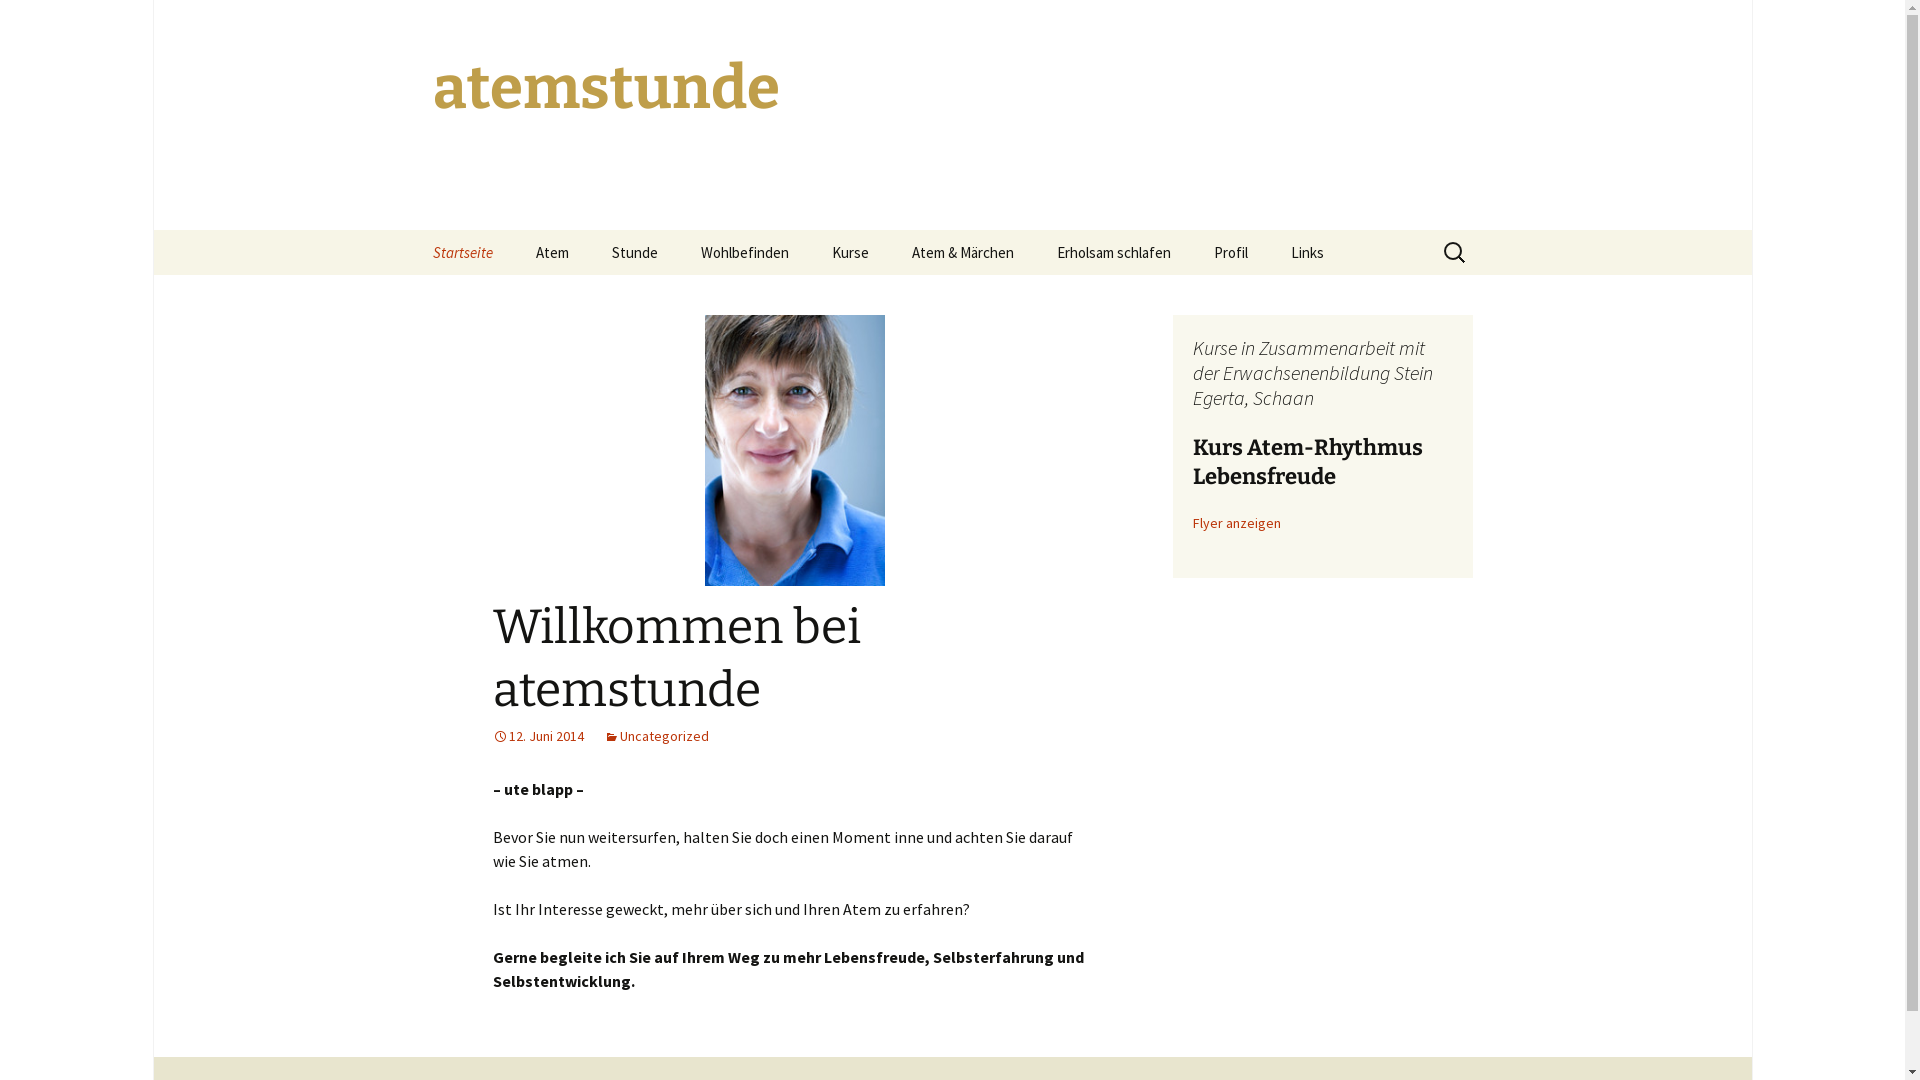 The width and height of the screenshot is (1920, 1080). What do you see at coordinates (1112, 251) in the screenshot?
I see `'Erholsam schlafen'` at bounding box center [1112, 251].